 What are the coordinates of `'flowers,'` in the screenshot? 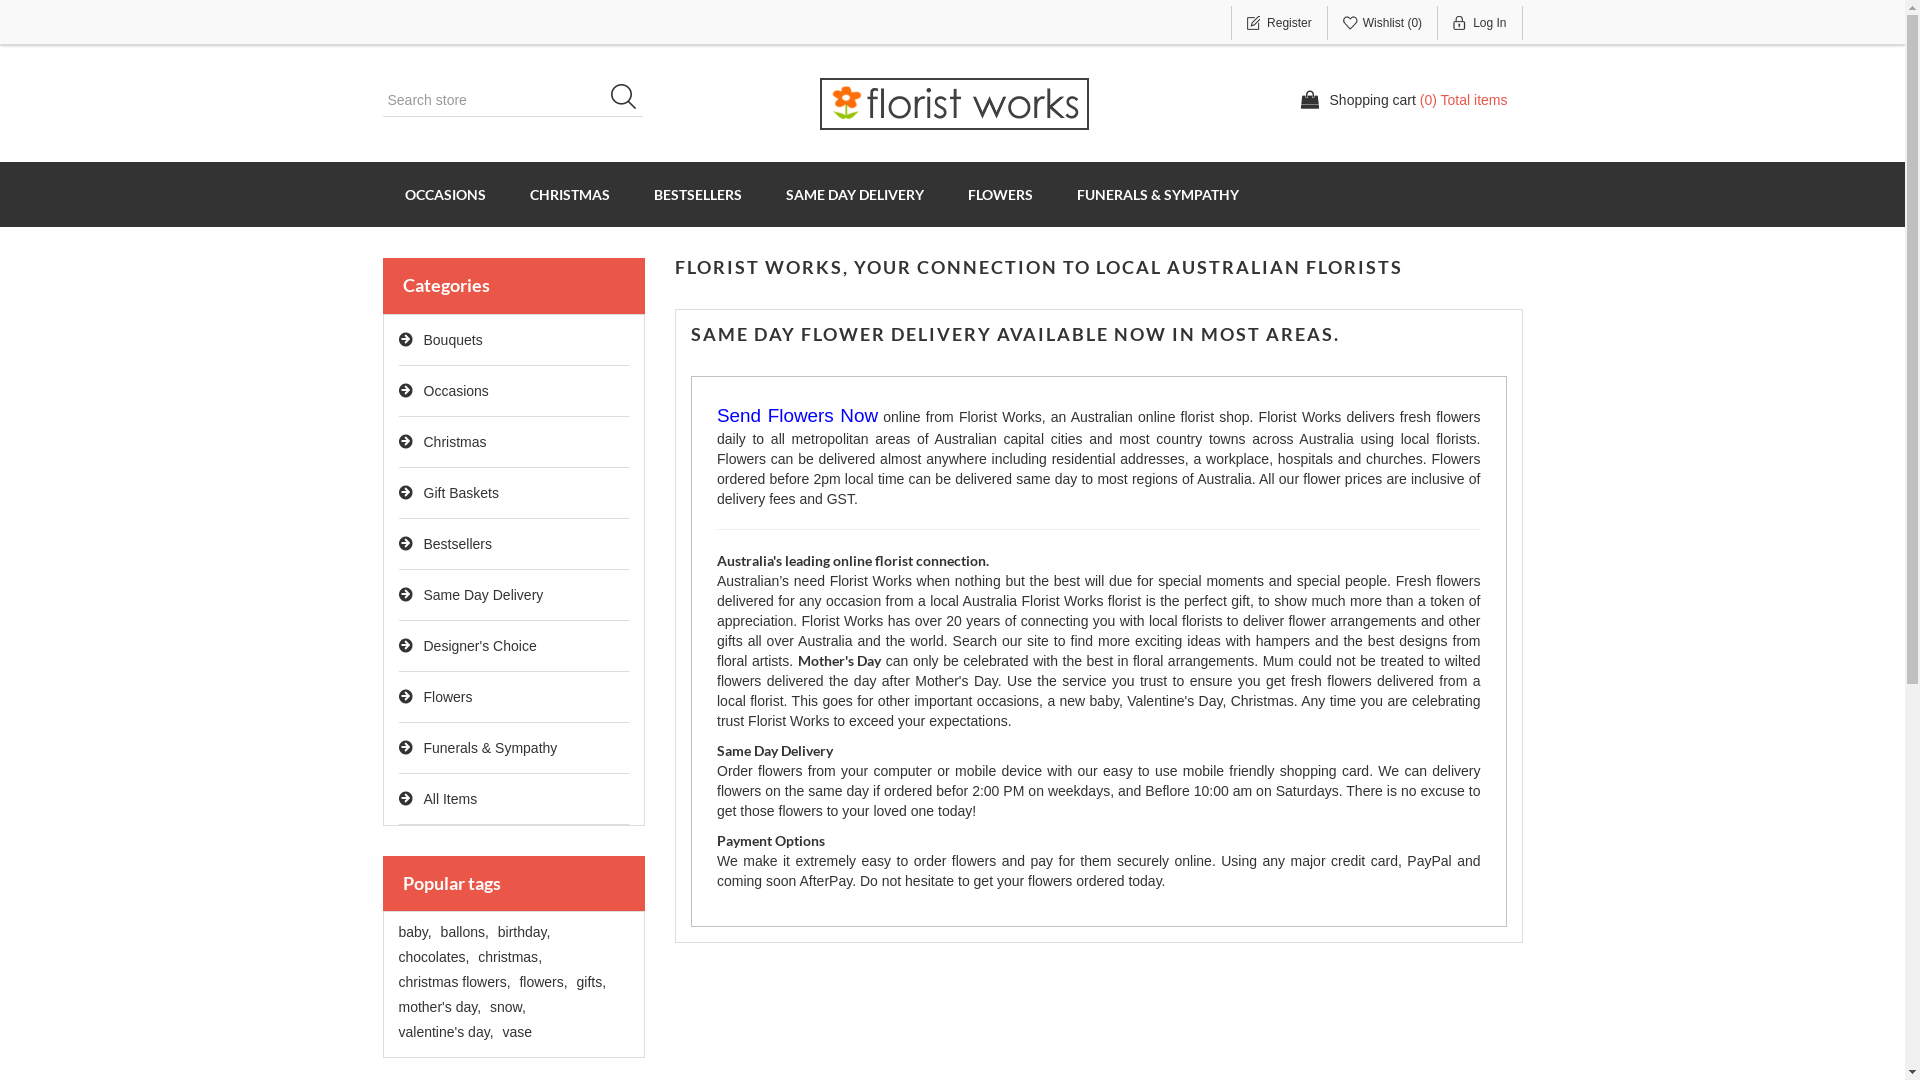 It's located at (542, 981).